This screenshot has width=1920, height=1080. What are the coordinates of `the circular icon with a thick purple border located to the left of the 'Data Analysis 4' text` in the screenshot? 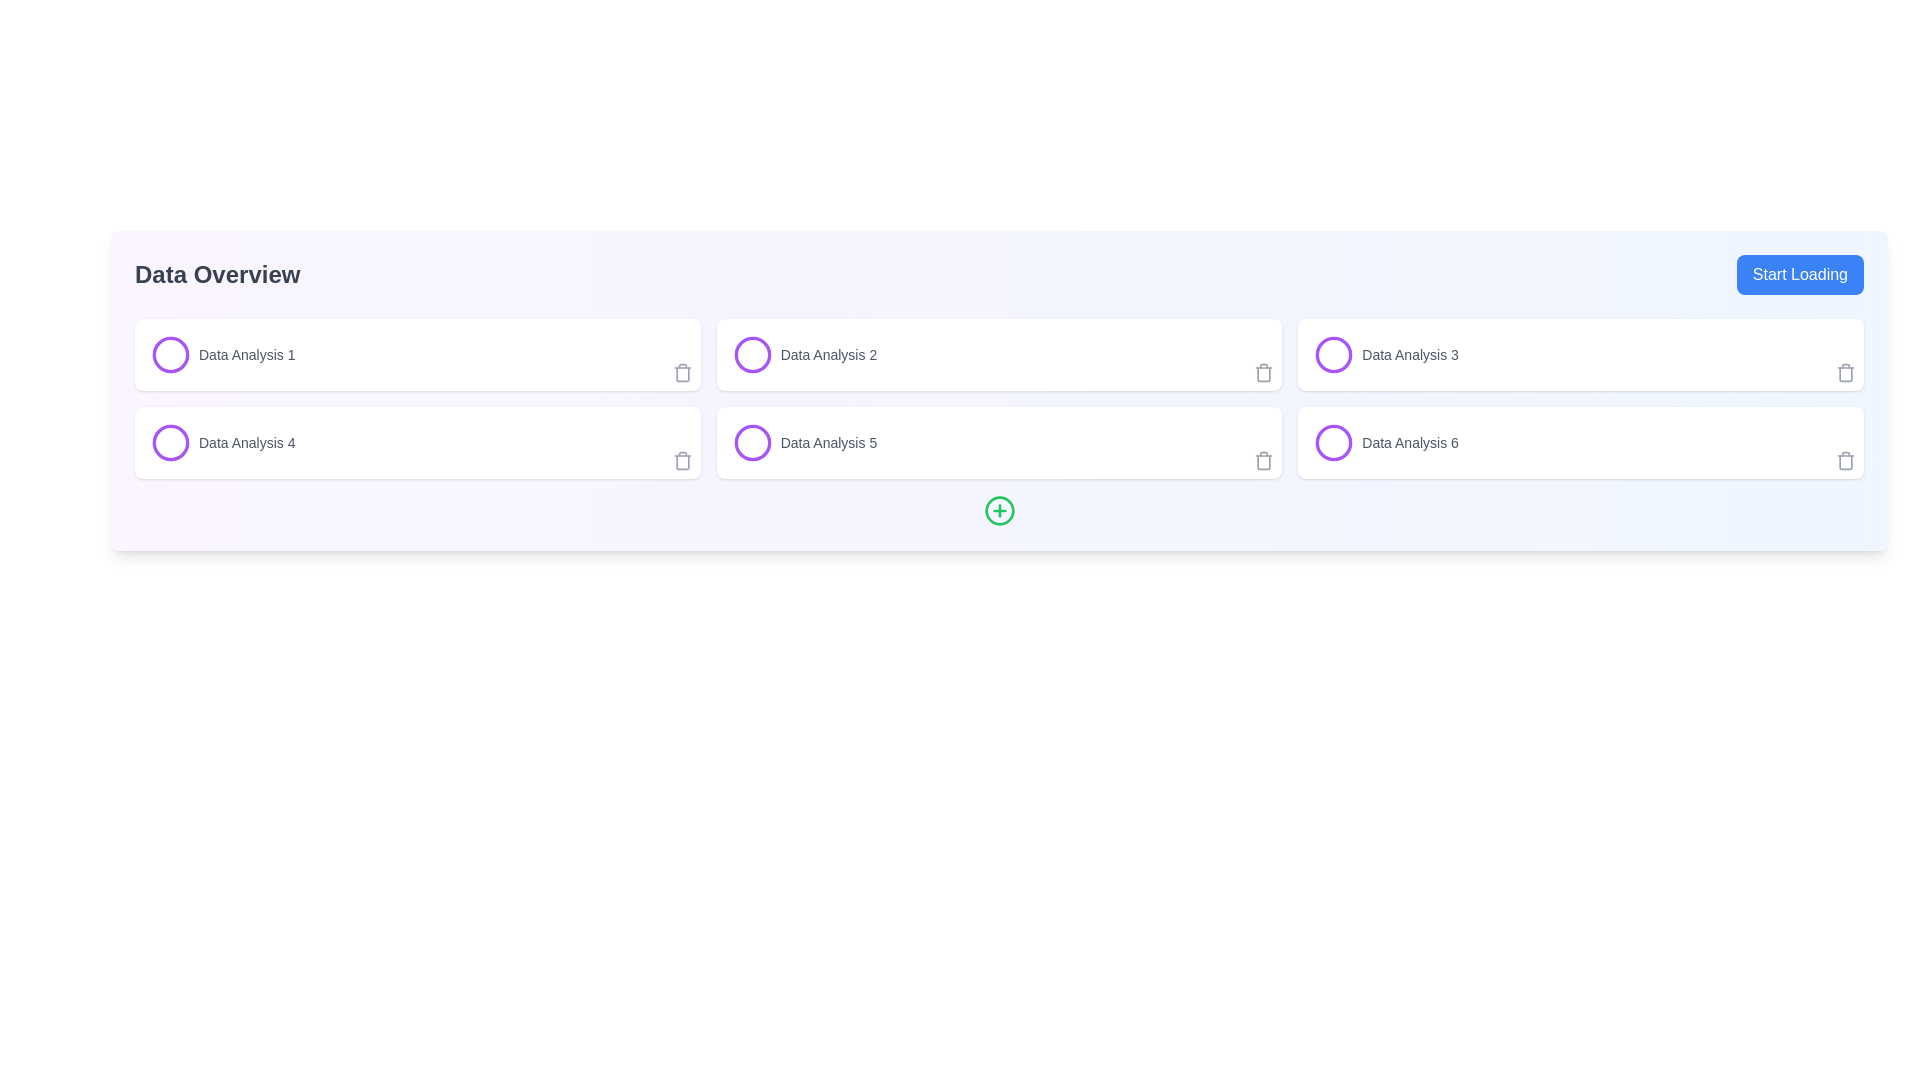 It's located at (171, 442).